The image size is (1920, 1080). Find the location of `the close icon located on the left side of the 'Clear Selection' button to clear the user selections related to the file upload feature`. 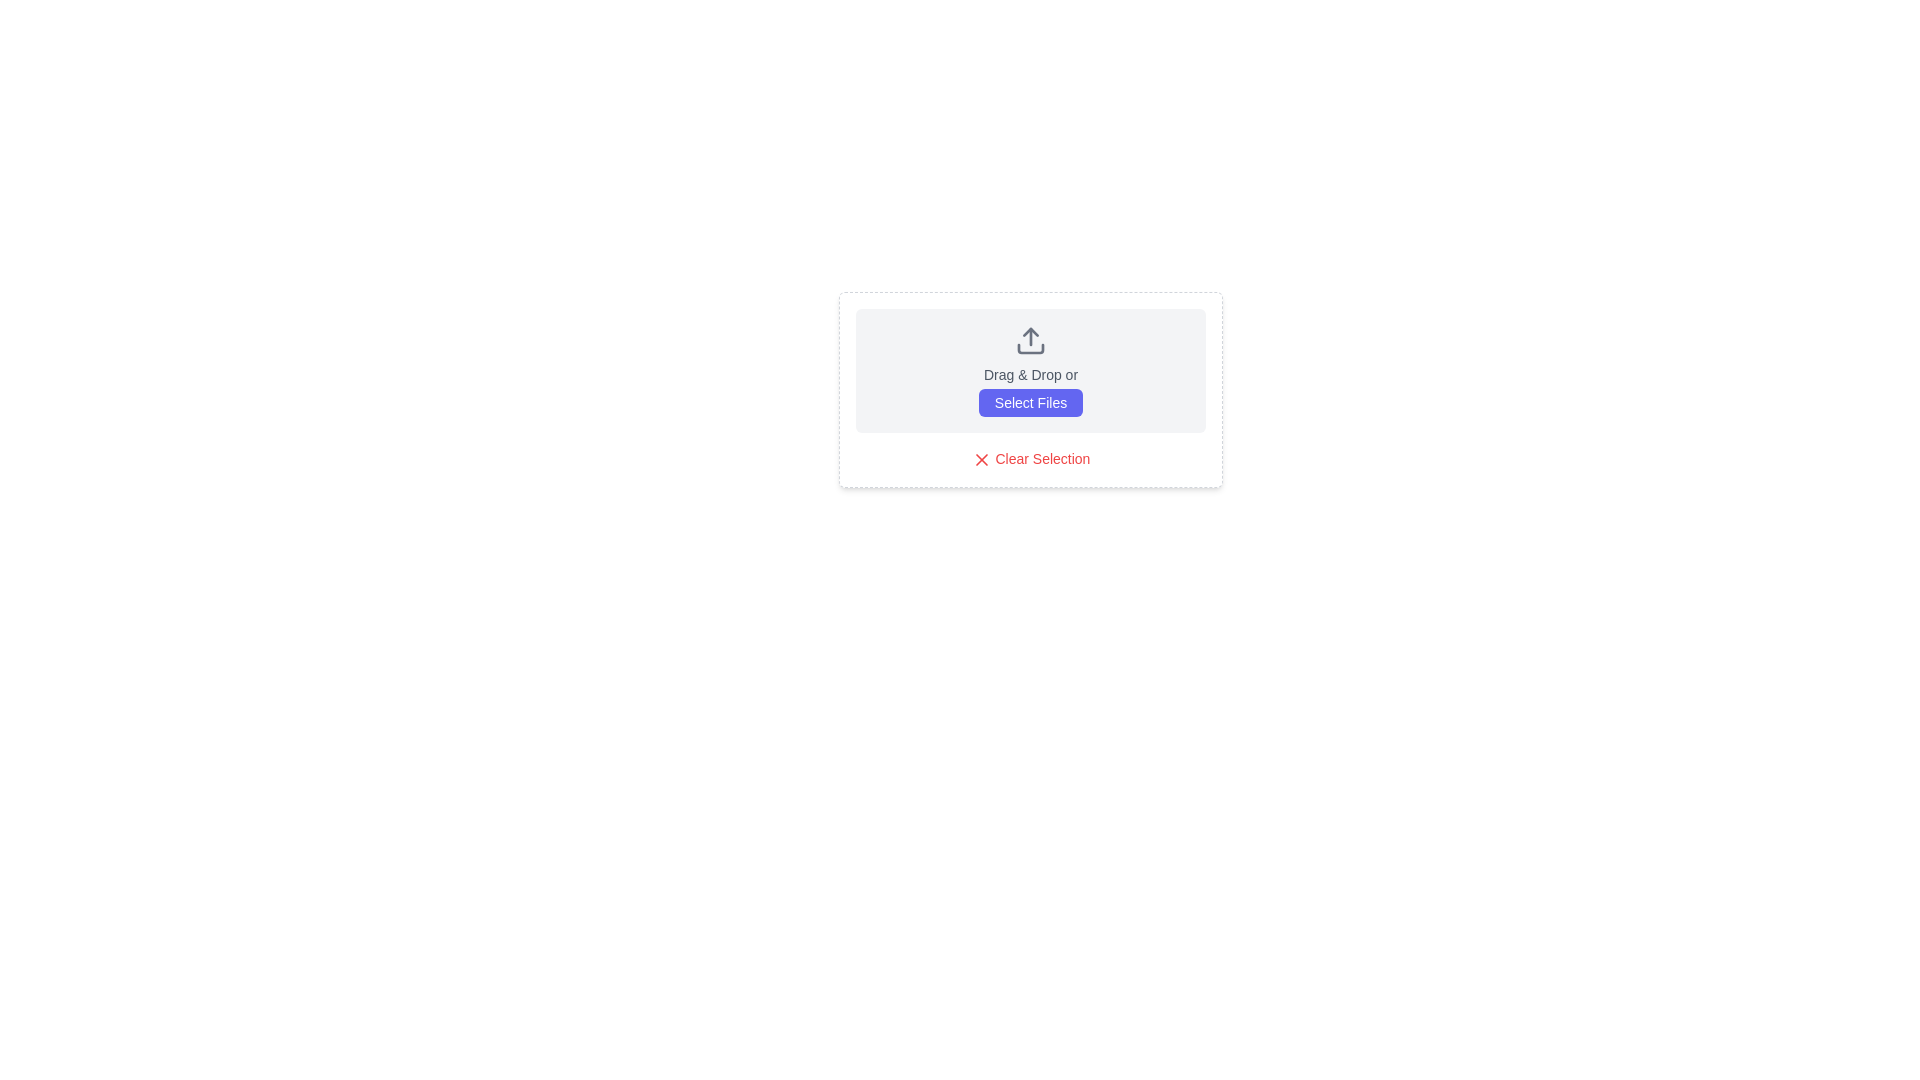

the close icon located on the left side of the 'Clear Selection' button to clear the user selections related to the file upload feature is located at coordinates (981, 460).